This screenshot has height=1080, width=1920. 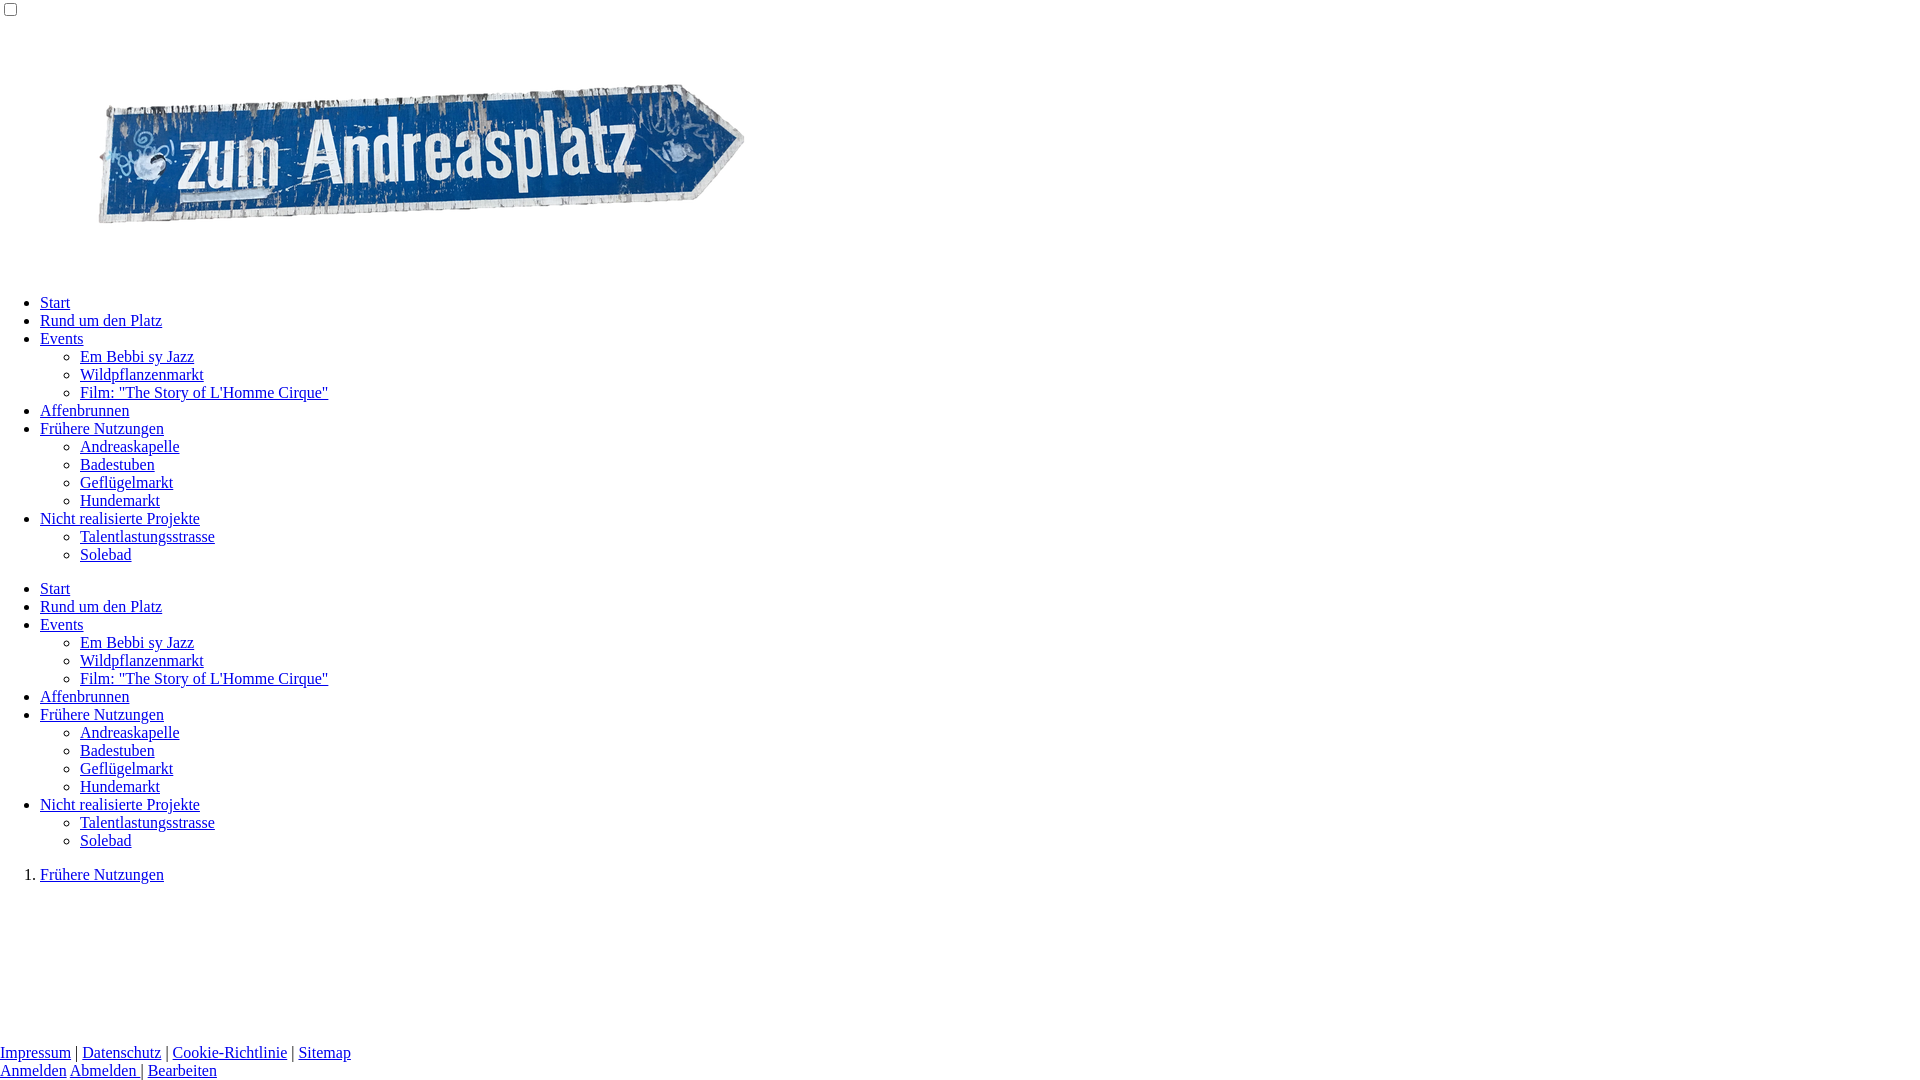 I want to click on 'Abmelden', so click(x=104, y=1069).